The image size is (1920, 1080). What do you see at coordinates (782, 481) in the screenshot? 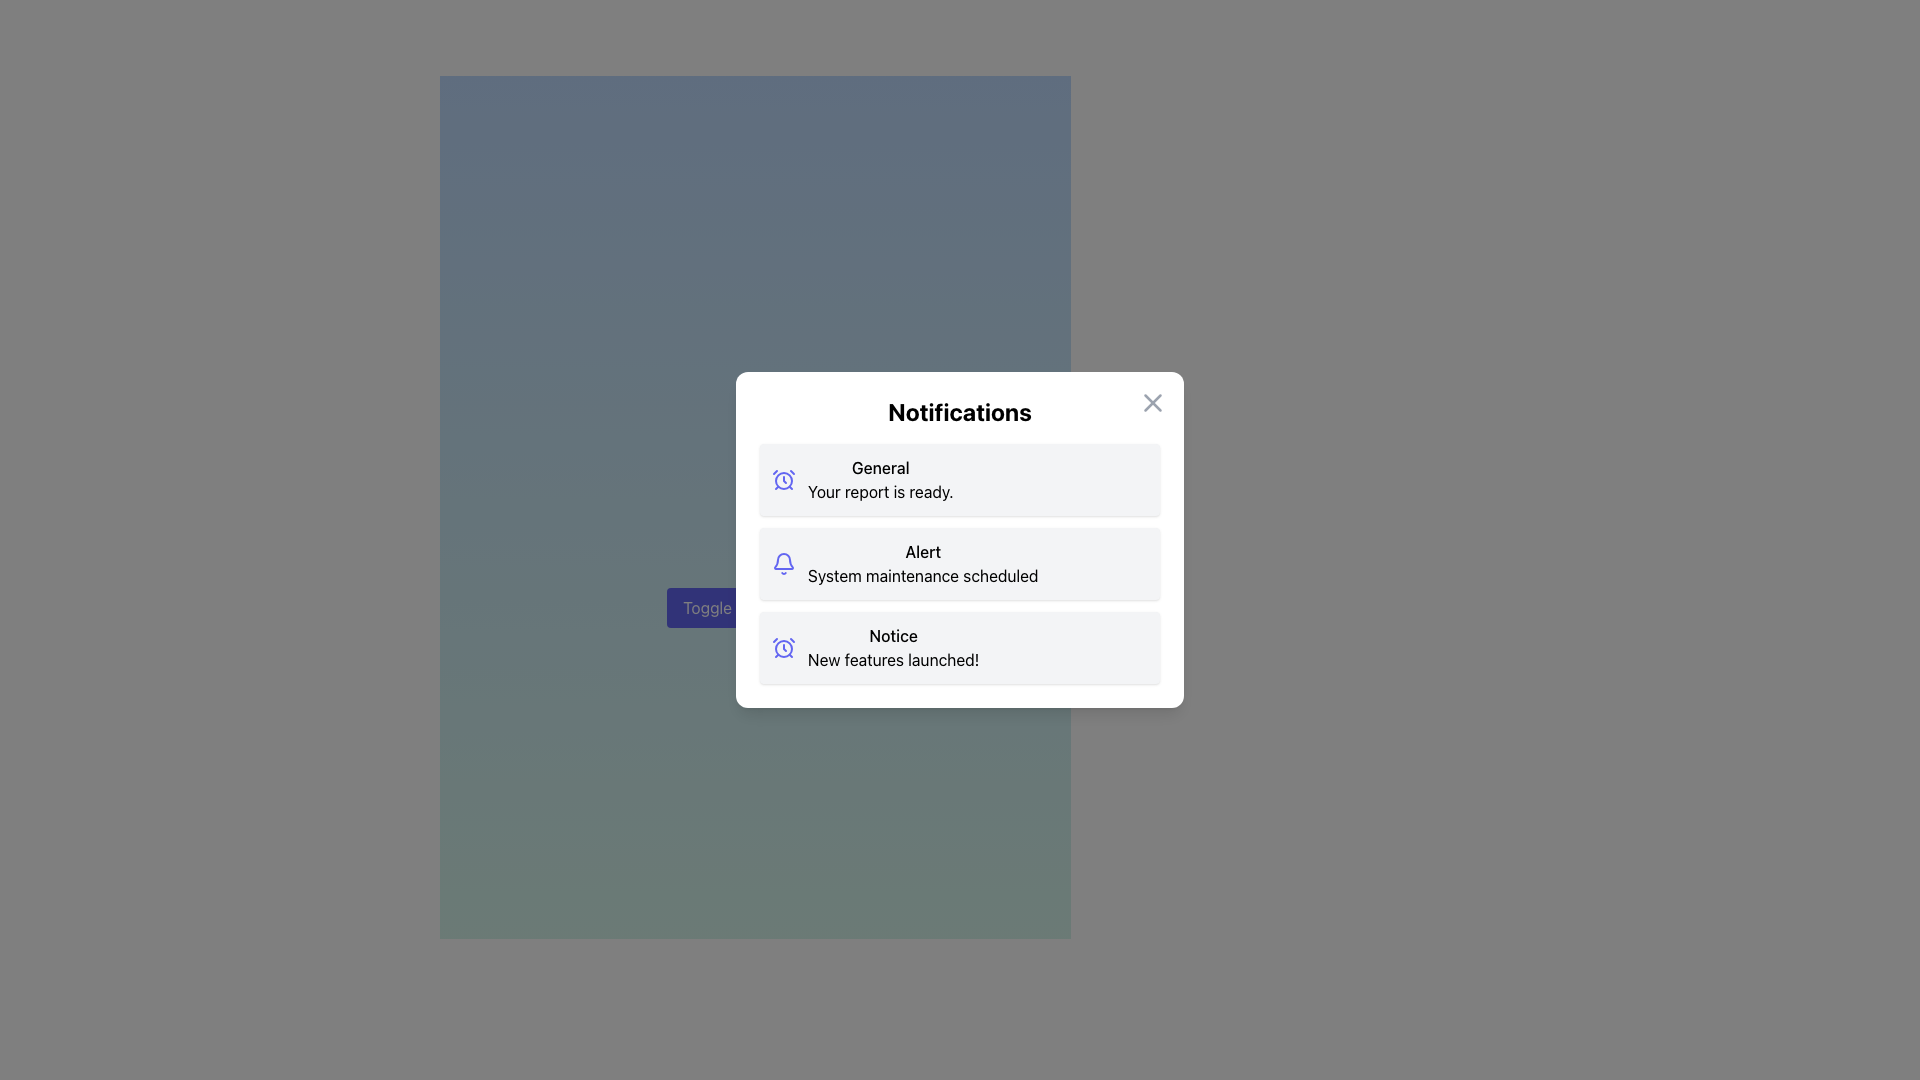
I see `the circular element representing the clock face in the alarm clock icon located in the top-left corner of the 'General' notification card within the modal dialog` at bounding box center [782, 481].